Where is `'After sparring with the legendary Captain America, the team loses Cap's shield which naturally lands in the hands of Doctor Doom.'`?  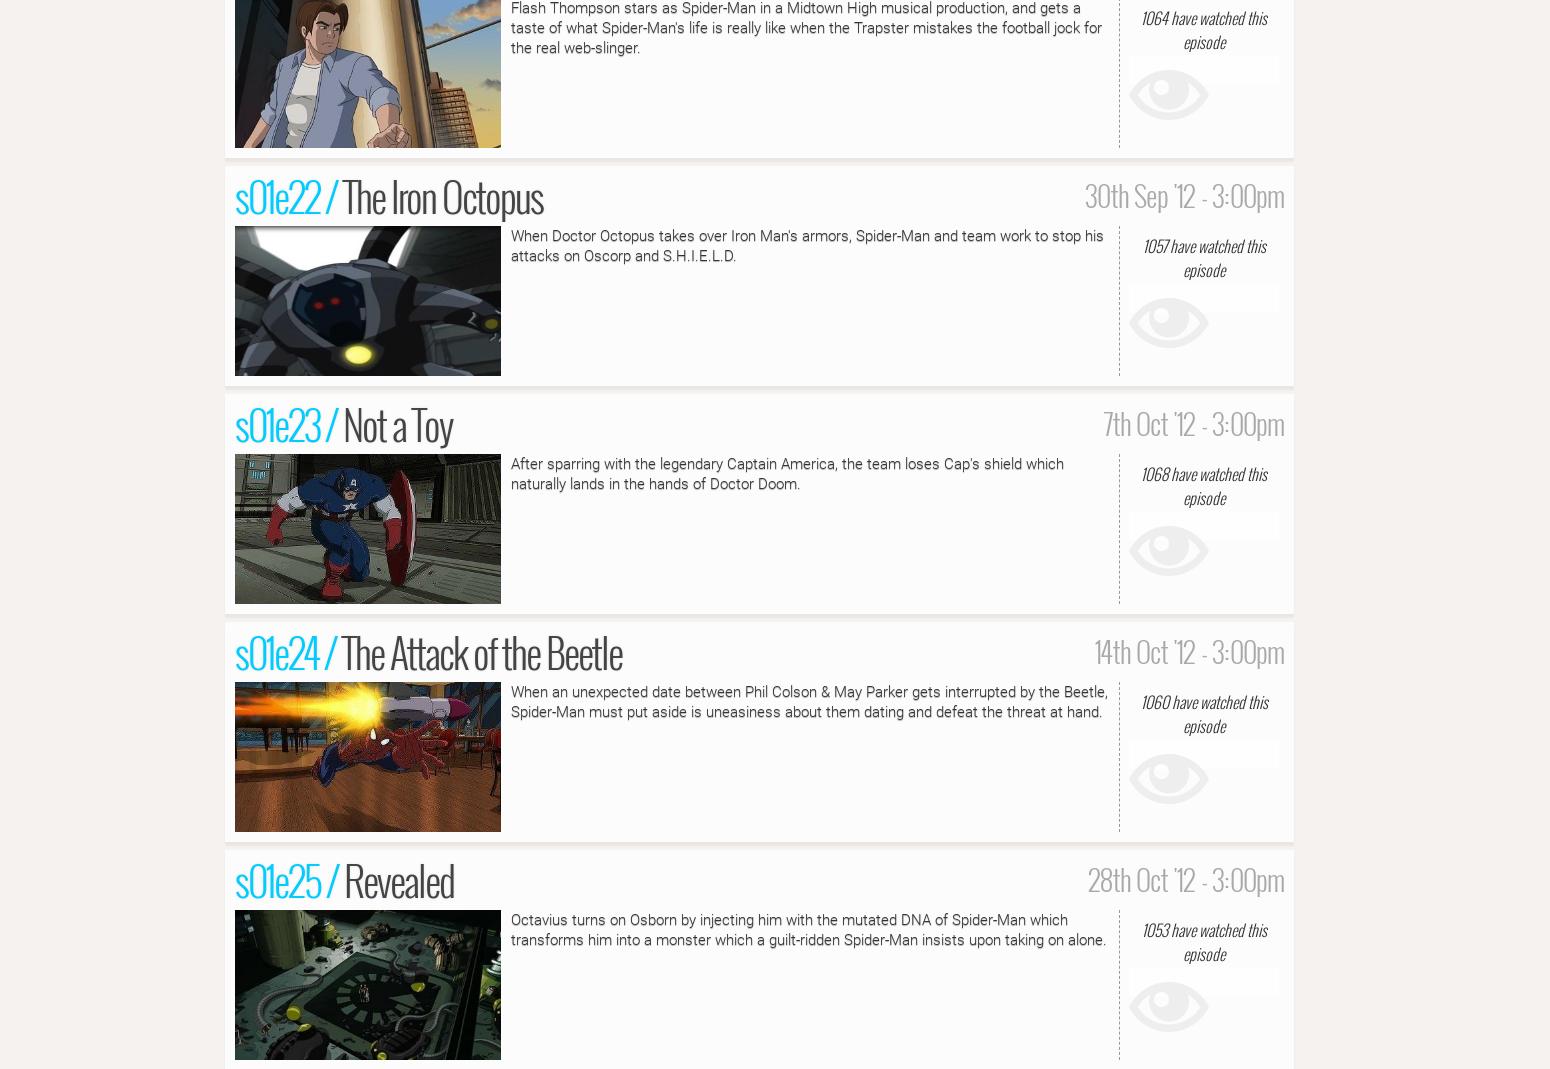
'After sparring with the legendary Captain America, the team loses Cap's shield which naturally lands in the hands of Doctor Doom.' is located at coordinates (786, 472).